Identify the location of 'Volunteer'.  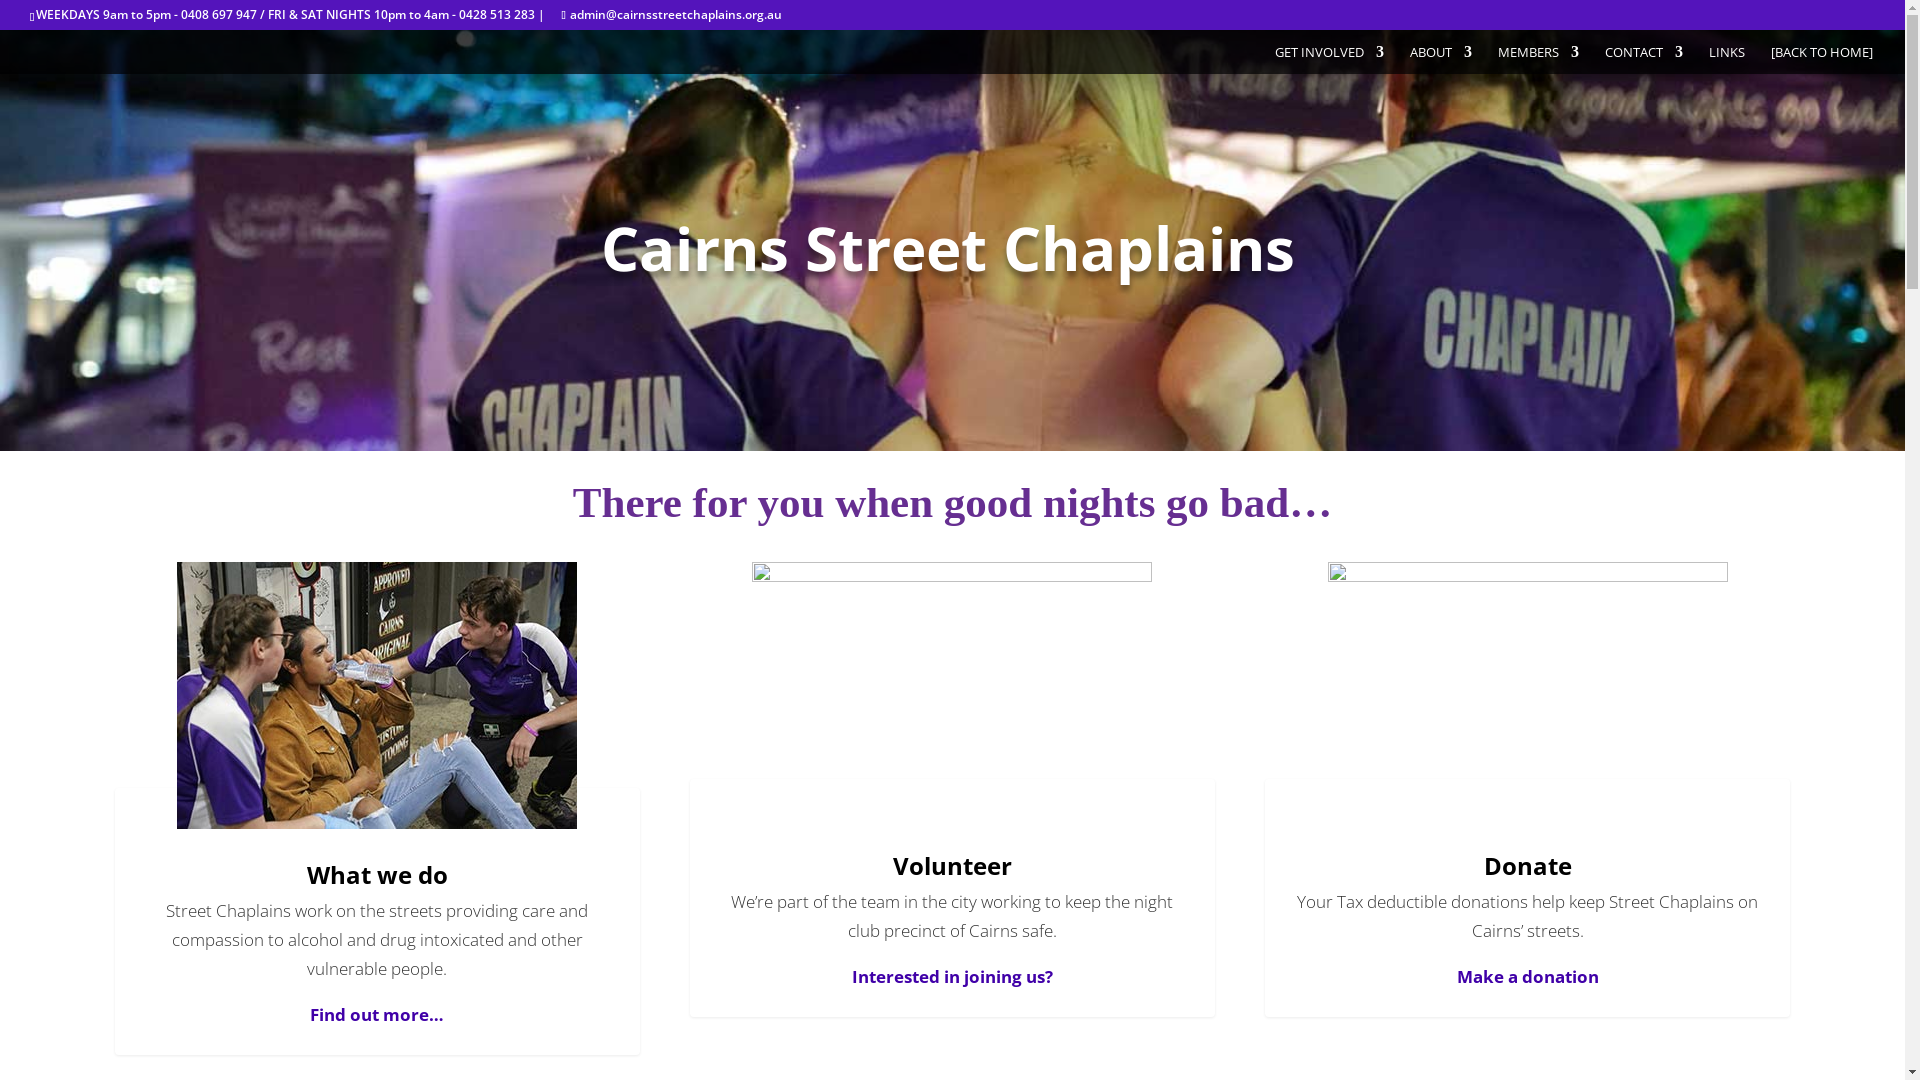
(891, 864).